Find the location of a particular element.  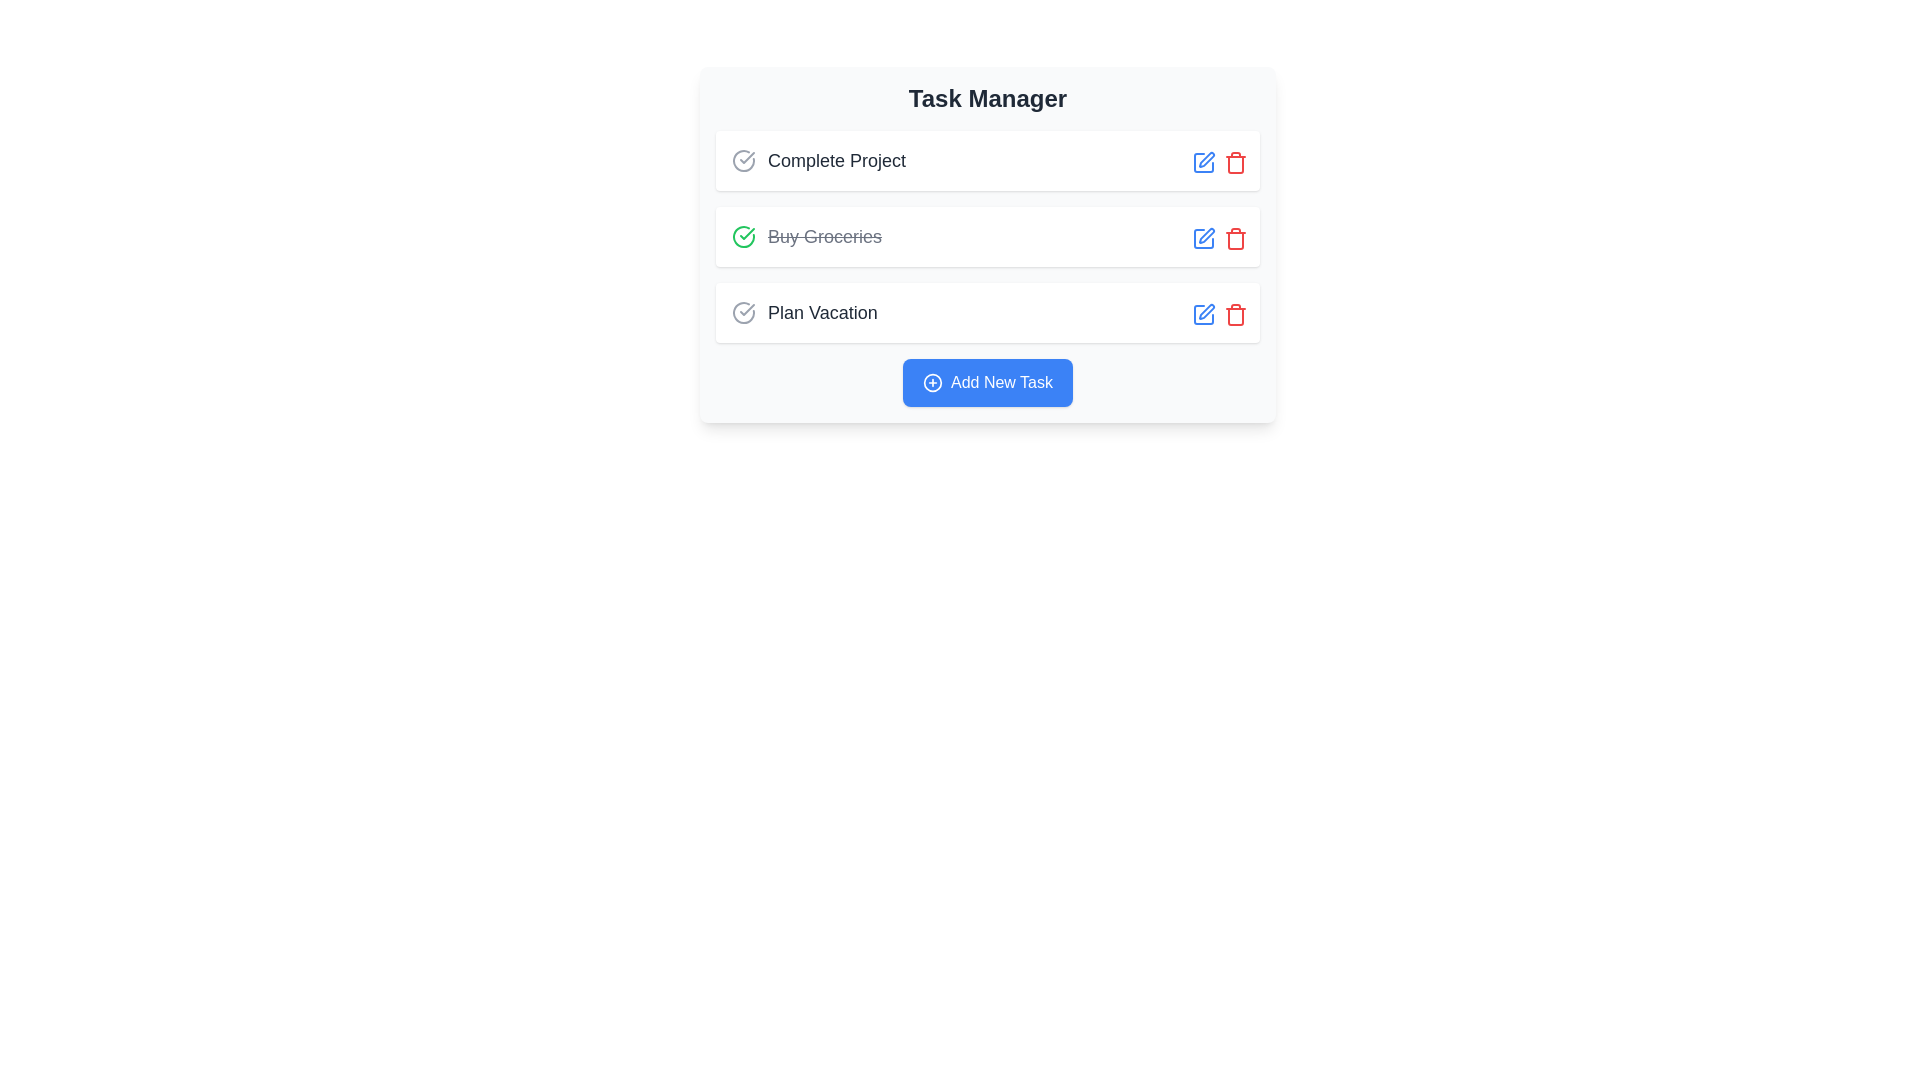

the text label displaying 'Plan Vacation', which is the third item in the task list under 'Task Manager' is located at coordinates (822, 312).